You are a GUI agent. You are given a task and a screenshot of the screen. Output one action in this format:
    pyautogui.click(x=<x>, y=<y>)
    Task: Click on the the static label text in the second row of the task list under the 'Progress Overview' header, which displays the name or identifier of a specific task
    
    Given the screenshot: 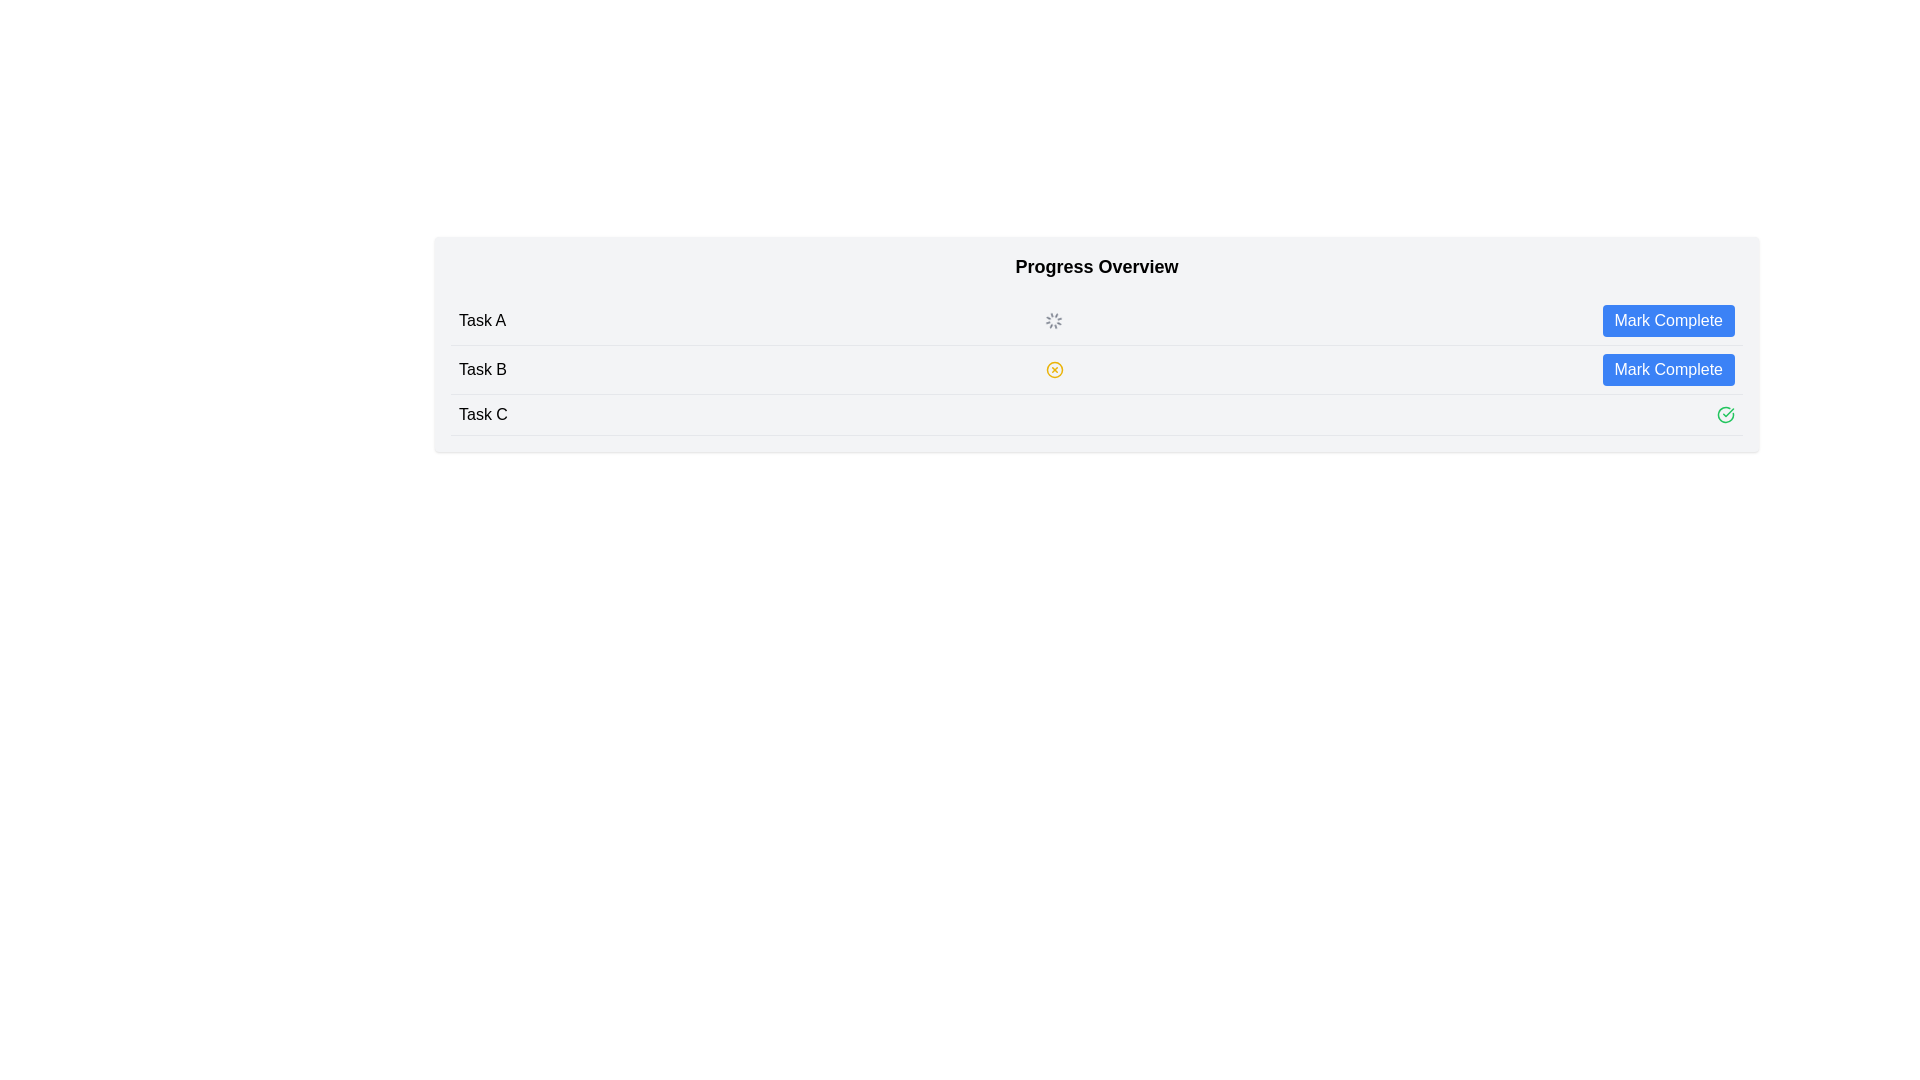 What is the action you would take?
    pyautogui.click(x=483, y=370)
    